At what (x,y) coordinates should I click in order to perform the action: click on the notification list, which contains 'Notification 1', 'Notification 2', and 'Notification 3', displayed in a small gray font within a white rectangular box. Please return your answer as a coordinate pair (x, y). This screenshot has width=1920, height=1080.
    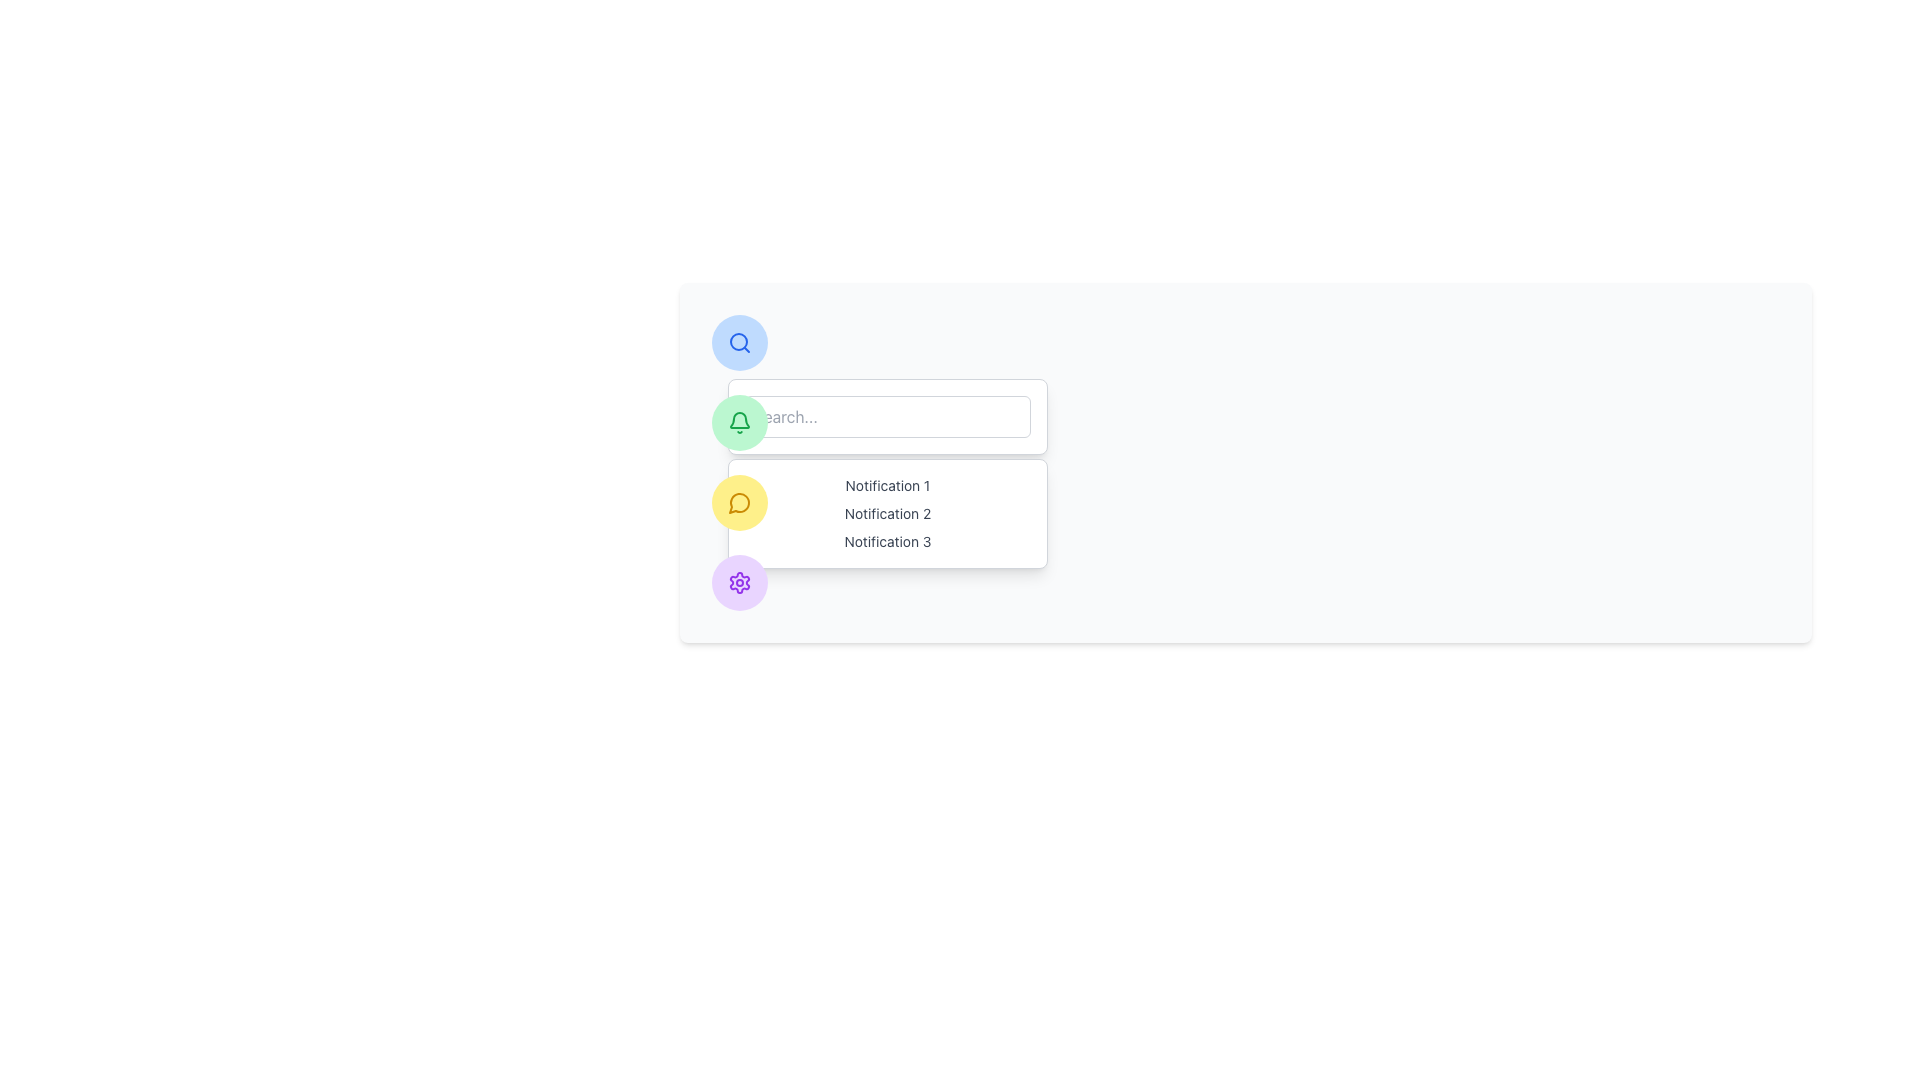
    Looking at the image, I should click on (887, 512).